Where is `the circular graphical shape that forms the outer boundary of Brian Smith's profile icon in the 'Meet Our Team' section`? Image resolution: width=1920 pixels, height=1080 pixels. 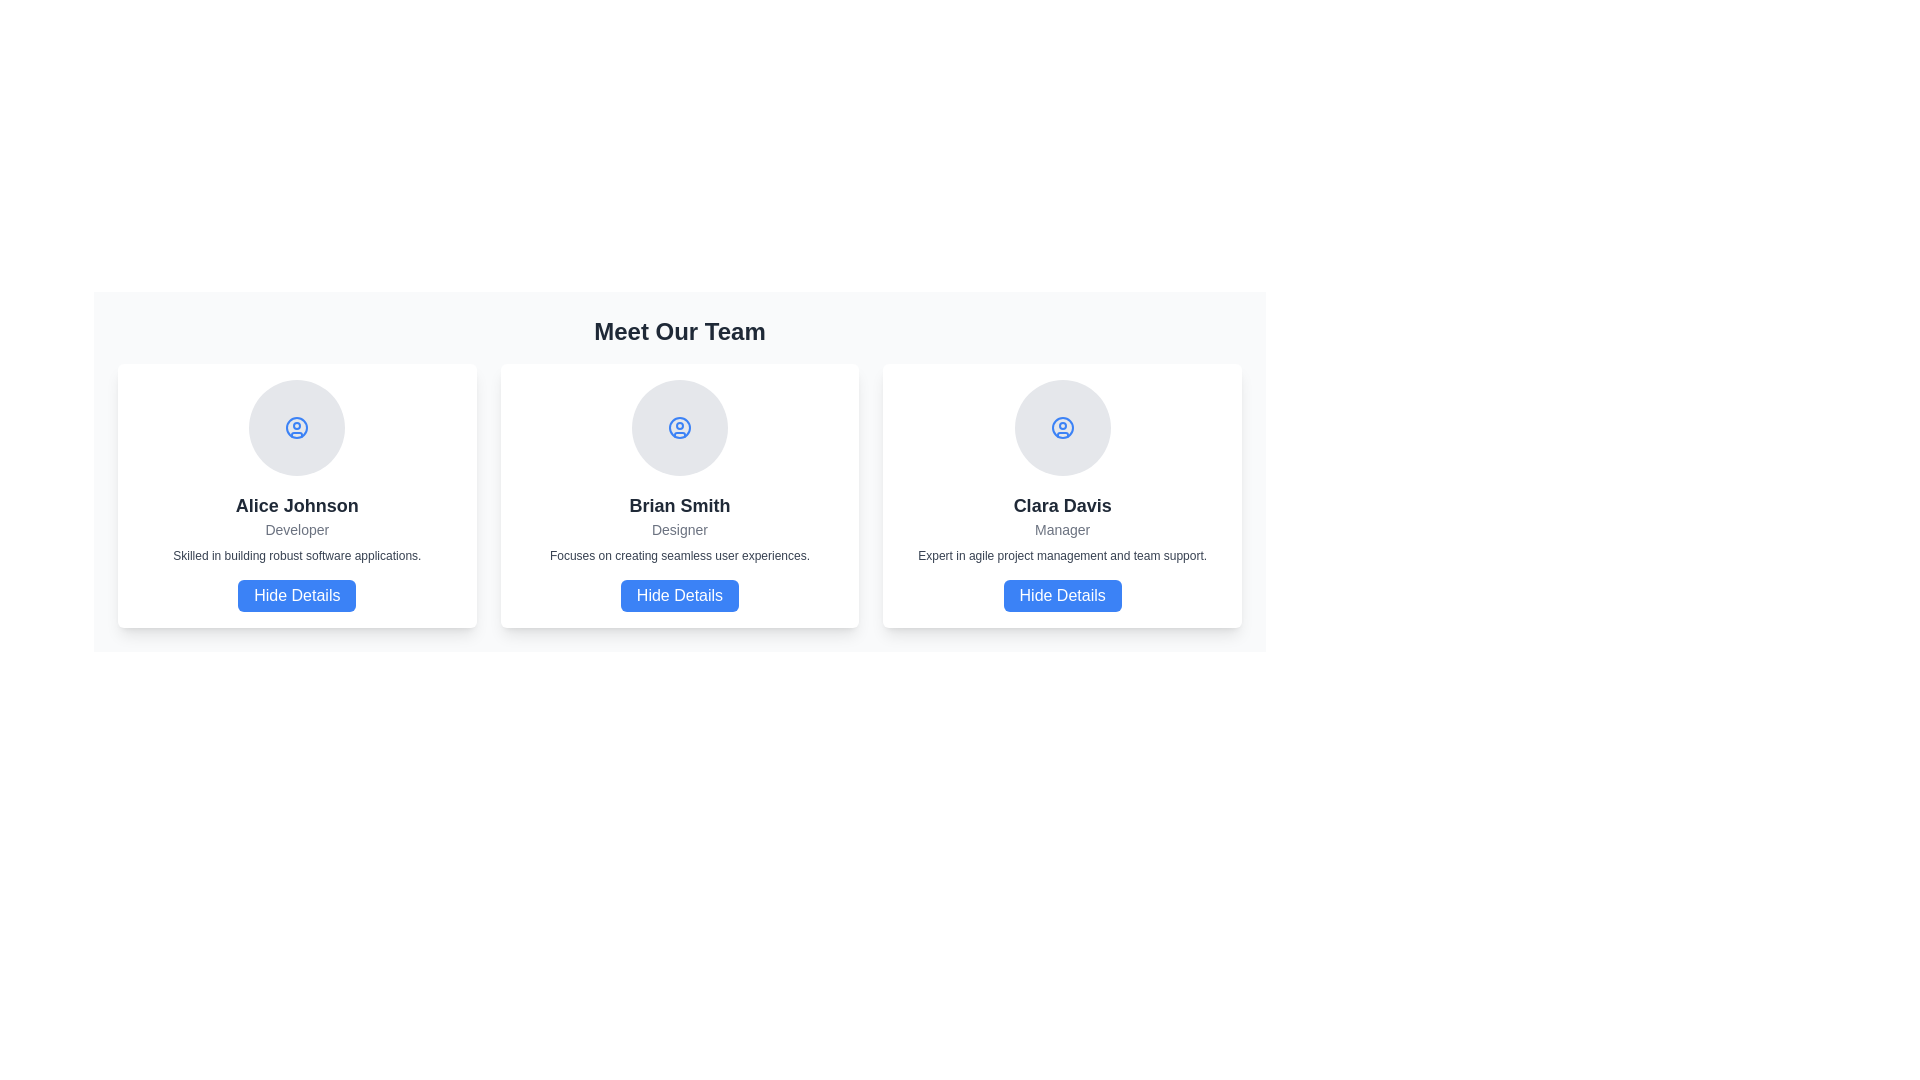 the circular graphical shape that forms the outer boundary of Brian Smith's profile icon in the 'Meet Our Team' section is located at coordinates (680, 427).